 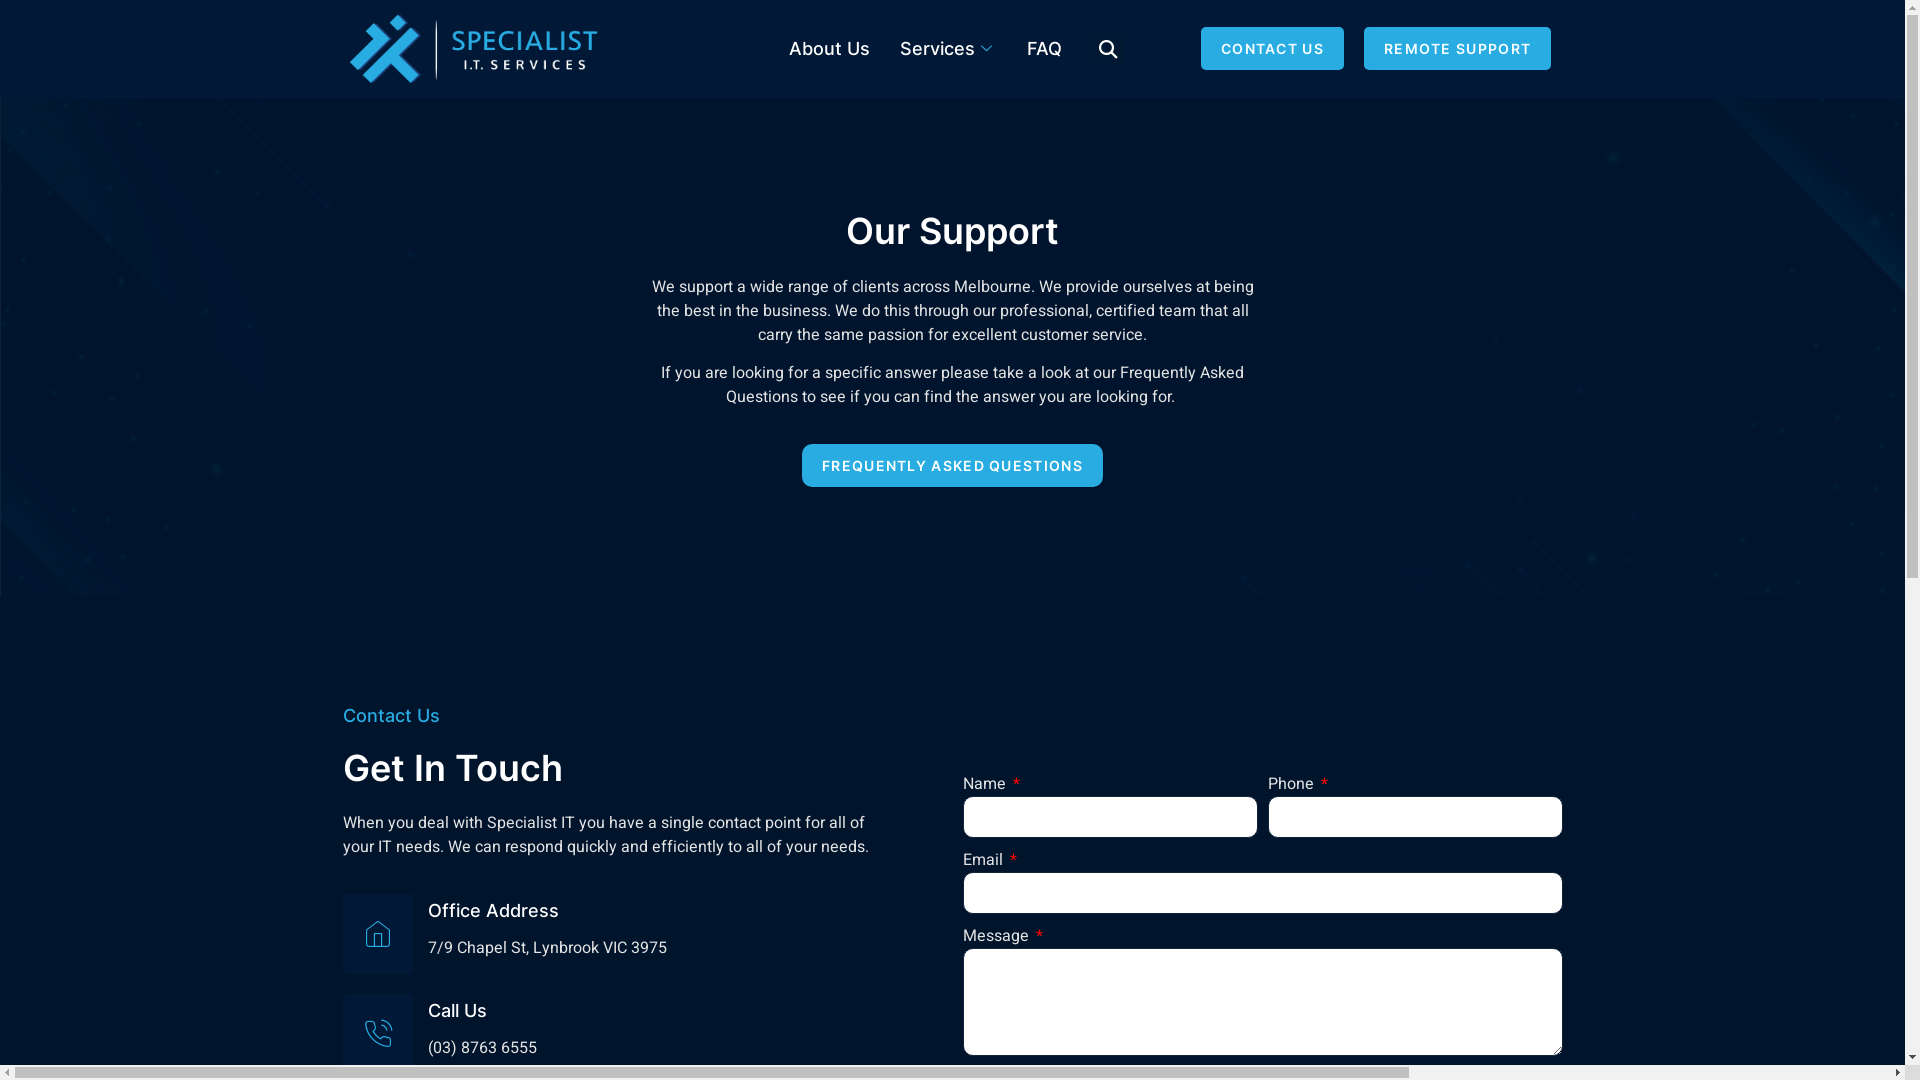 I want to click on 'About Us', so click(x=829, y=48).